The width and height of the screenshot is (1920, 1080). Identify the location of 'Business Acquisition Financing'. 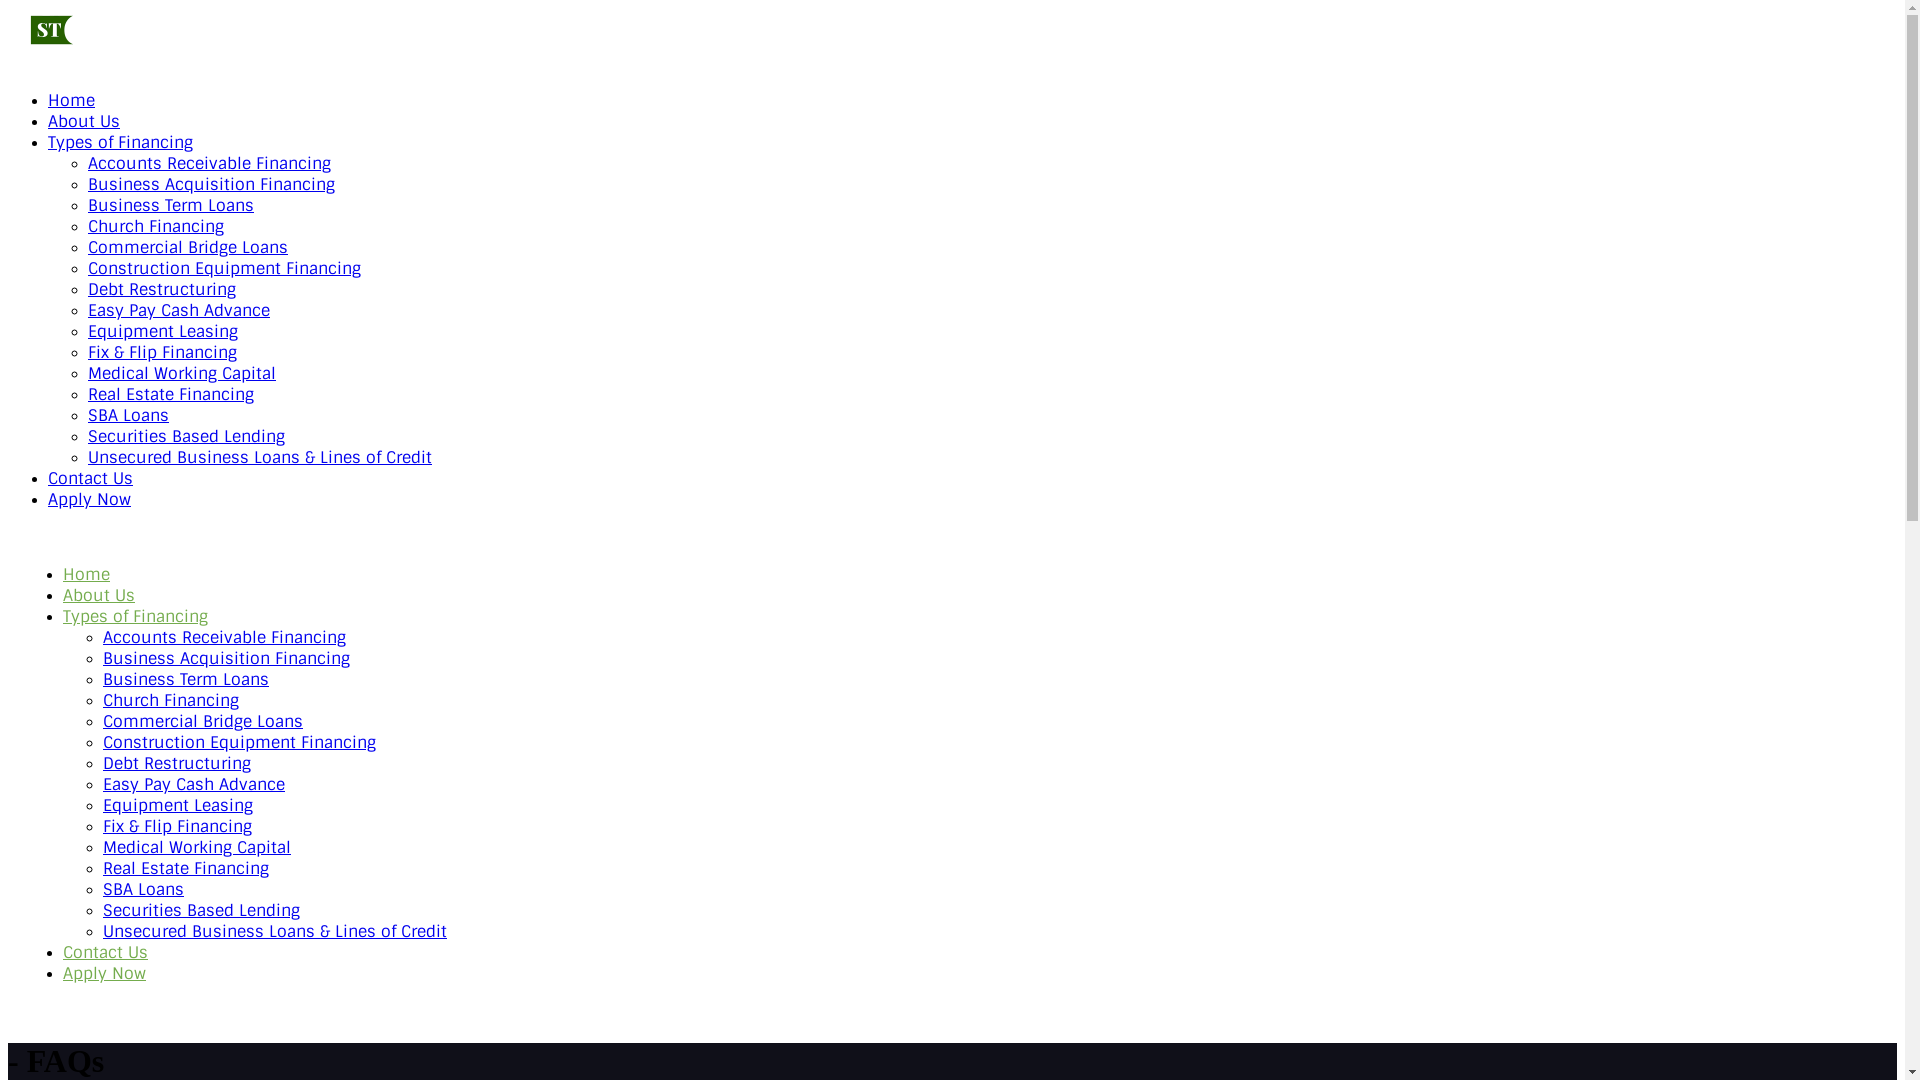
(211, 184).